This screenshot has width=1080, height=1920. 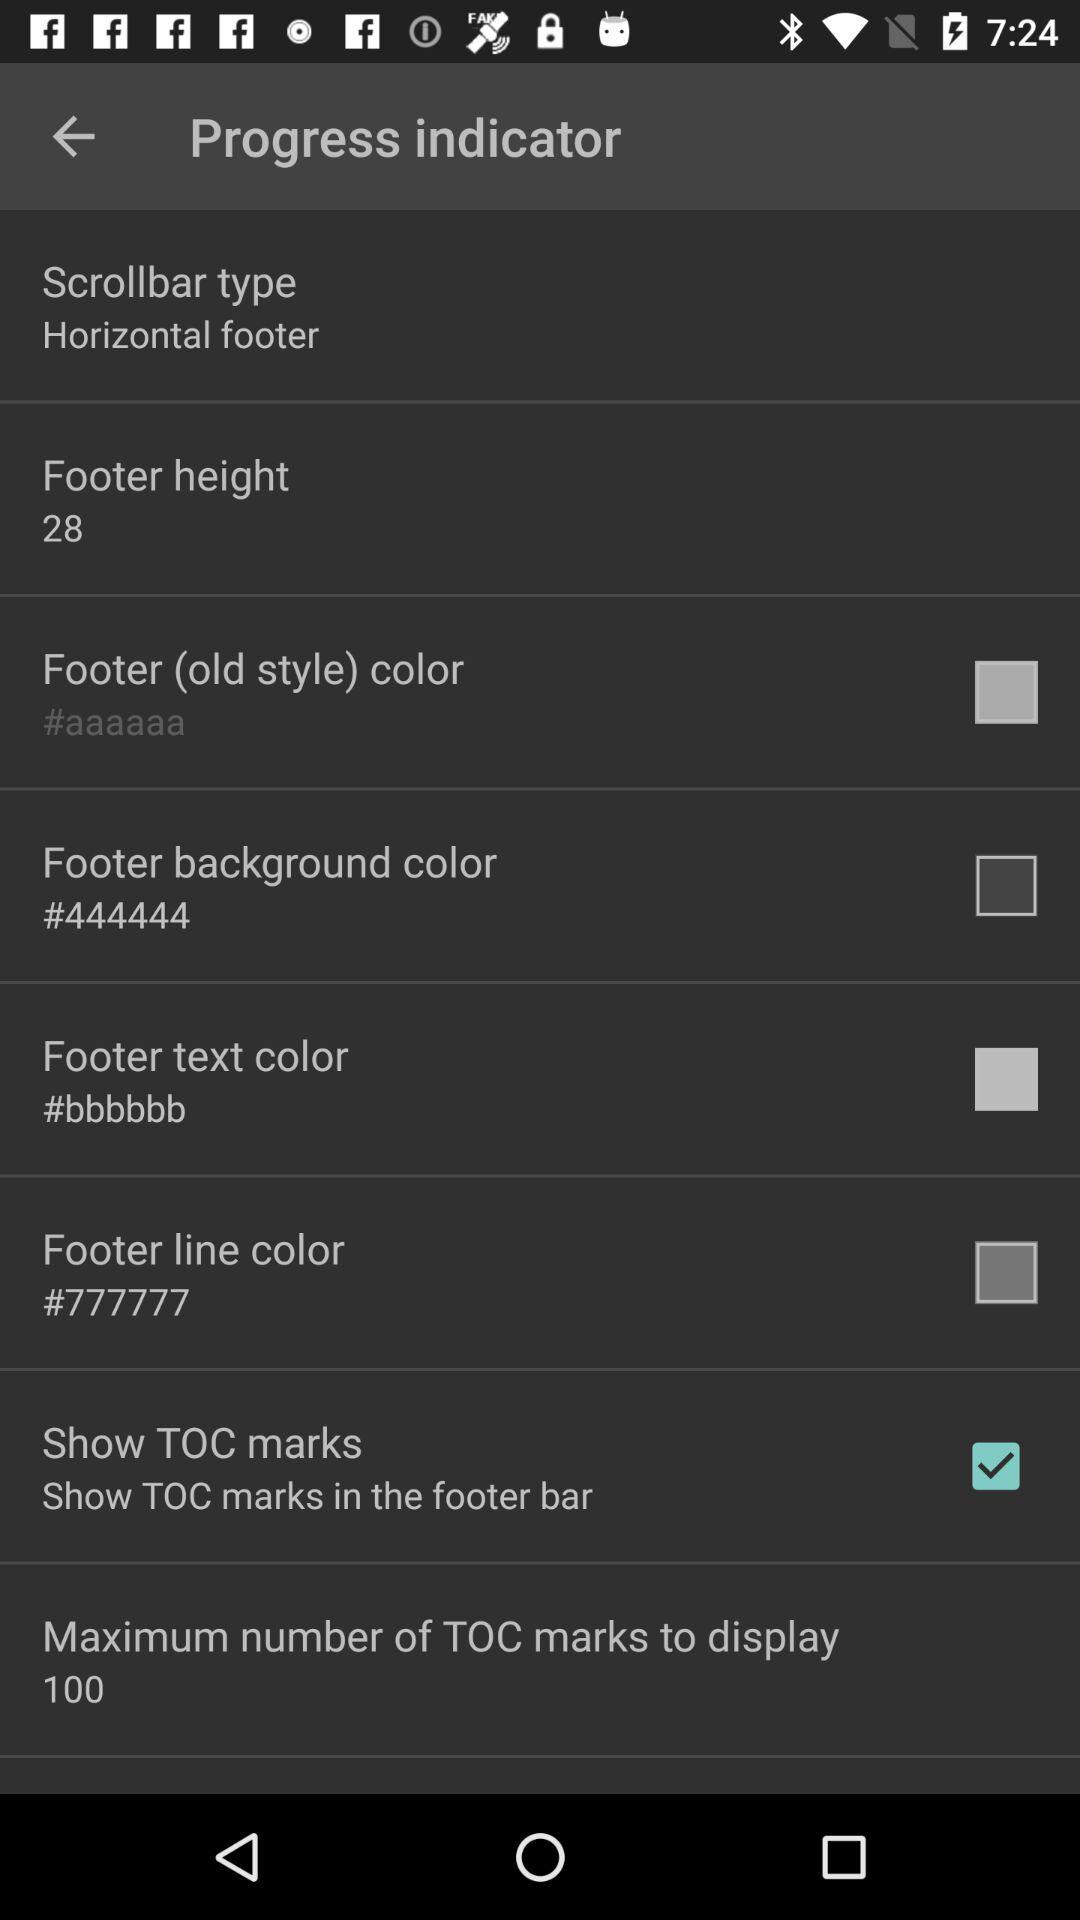 I want to click on #bbbbbb icon, so click(x=114, y=1106).